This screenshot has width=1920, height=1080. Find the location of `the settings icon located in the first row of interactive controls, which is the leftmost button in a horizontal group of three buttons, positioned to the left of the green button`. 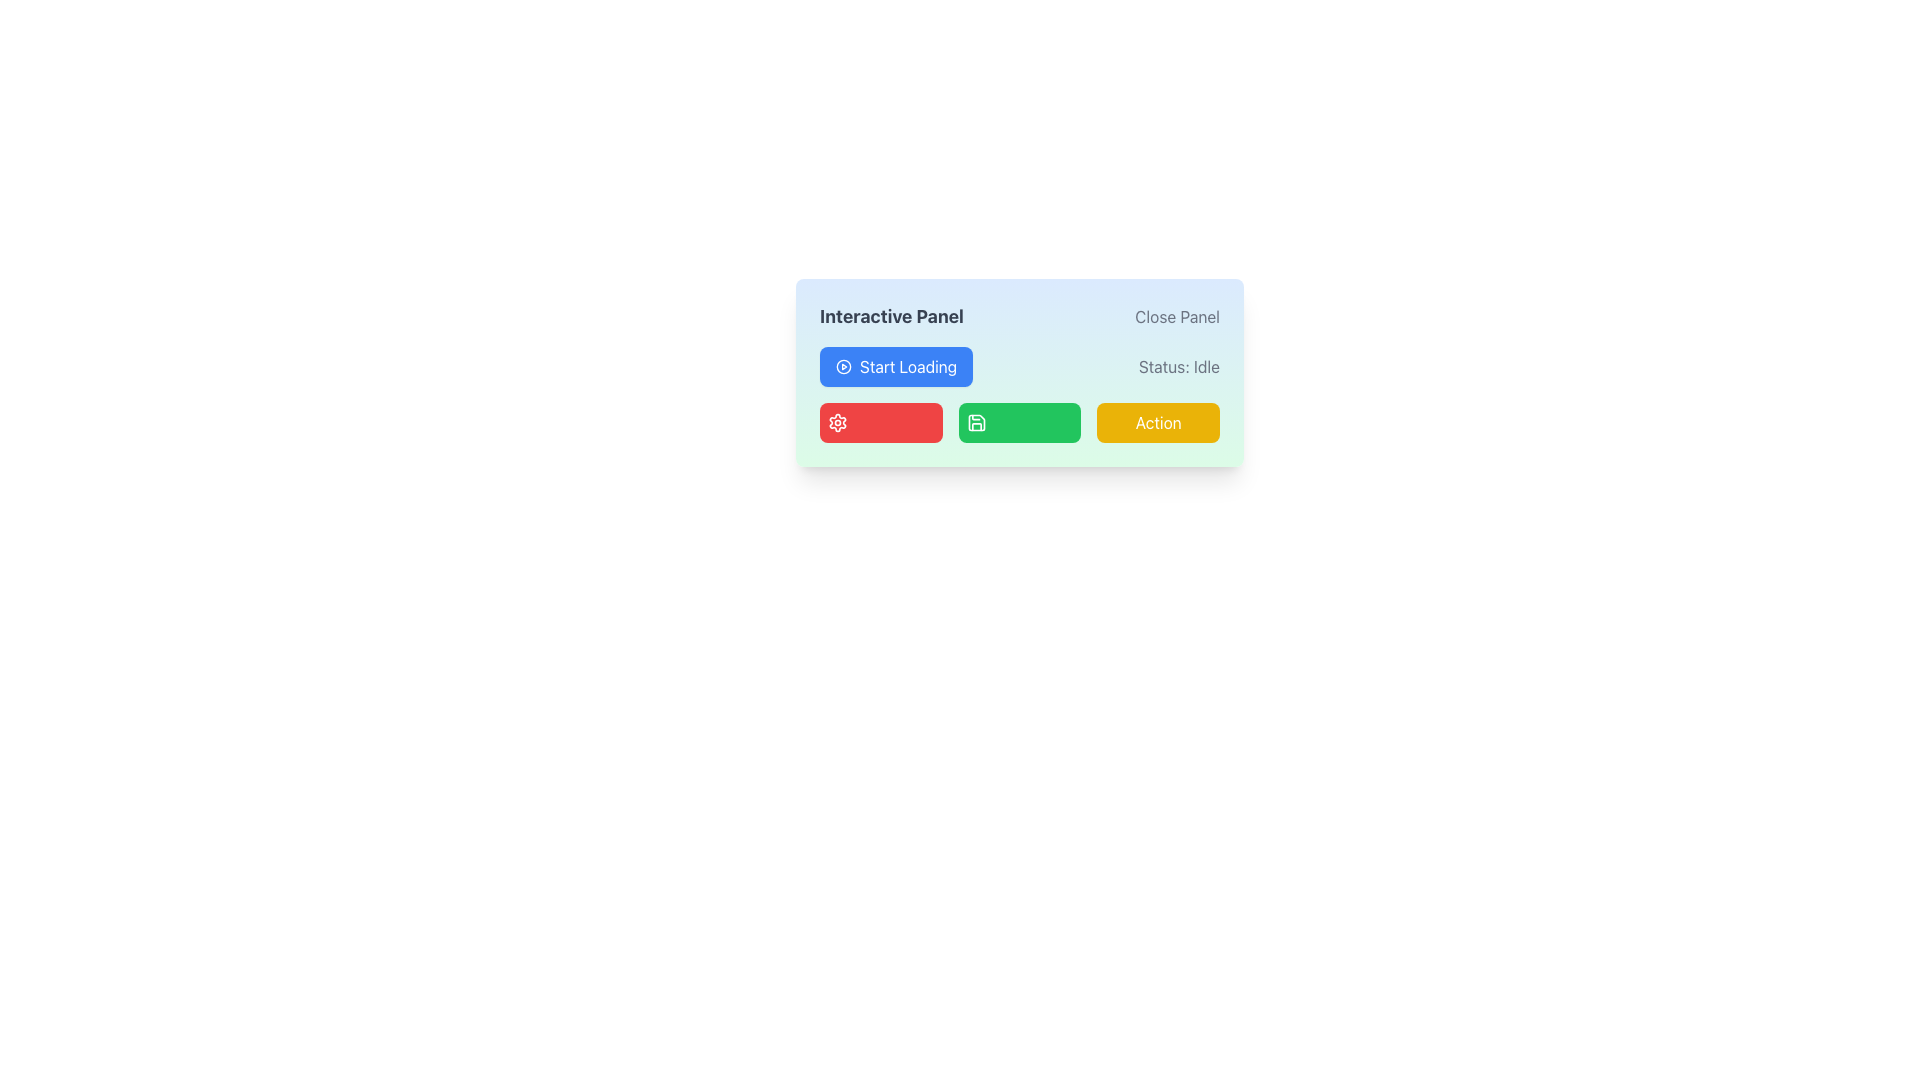

the settings icon located in the first row of interactive controls, which is the leftmost button in a horizontal group of three buttons, positioned to the left of the green button is located at coordinates (838, 422).